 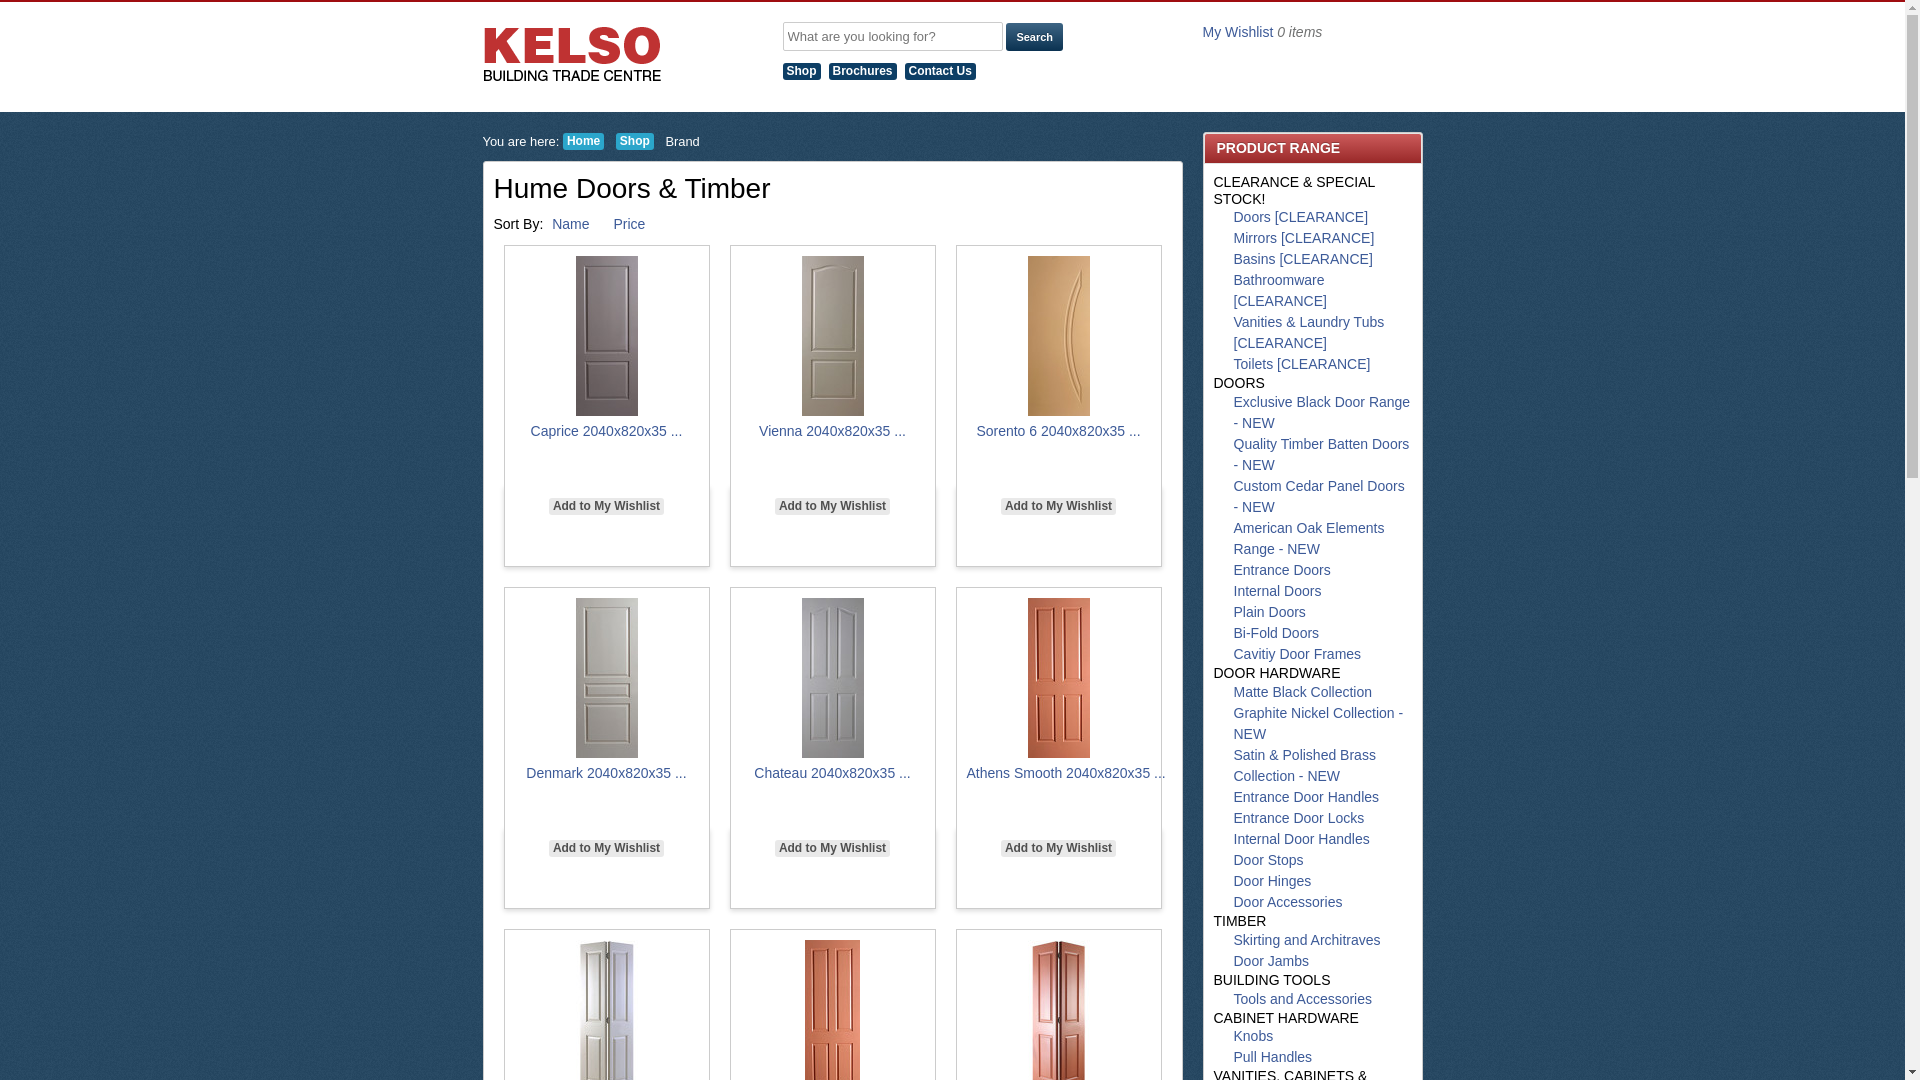 What do you see at coordinates (1001, 848) in the screenshot?
I see `'Add to My Wishlist'` at bounding box center [1001, 848].